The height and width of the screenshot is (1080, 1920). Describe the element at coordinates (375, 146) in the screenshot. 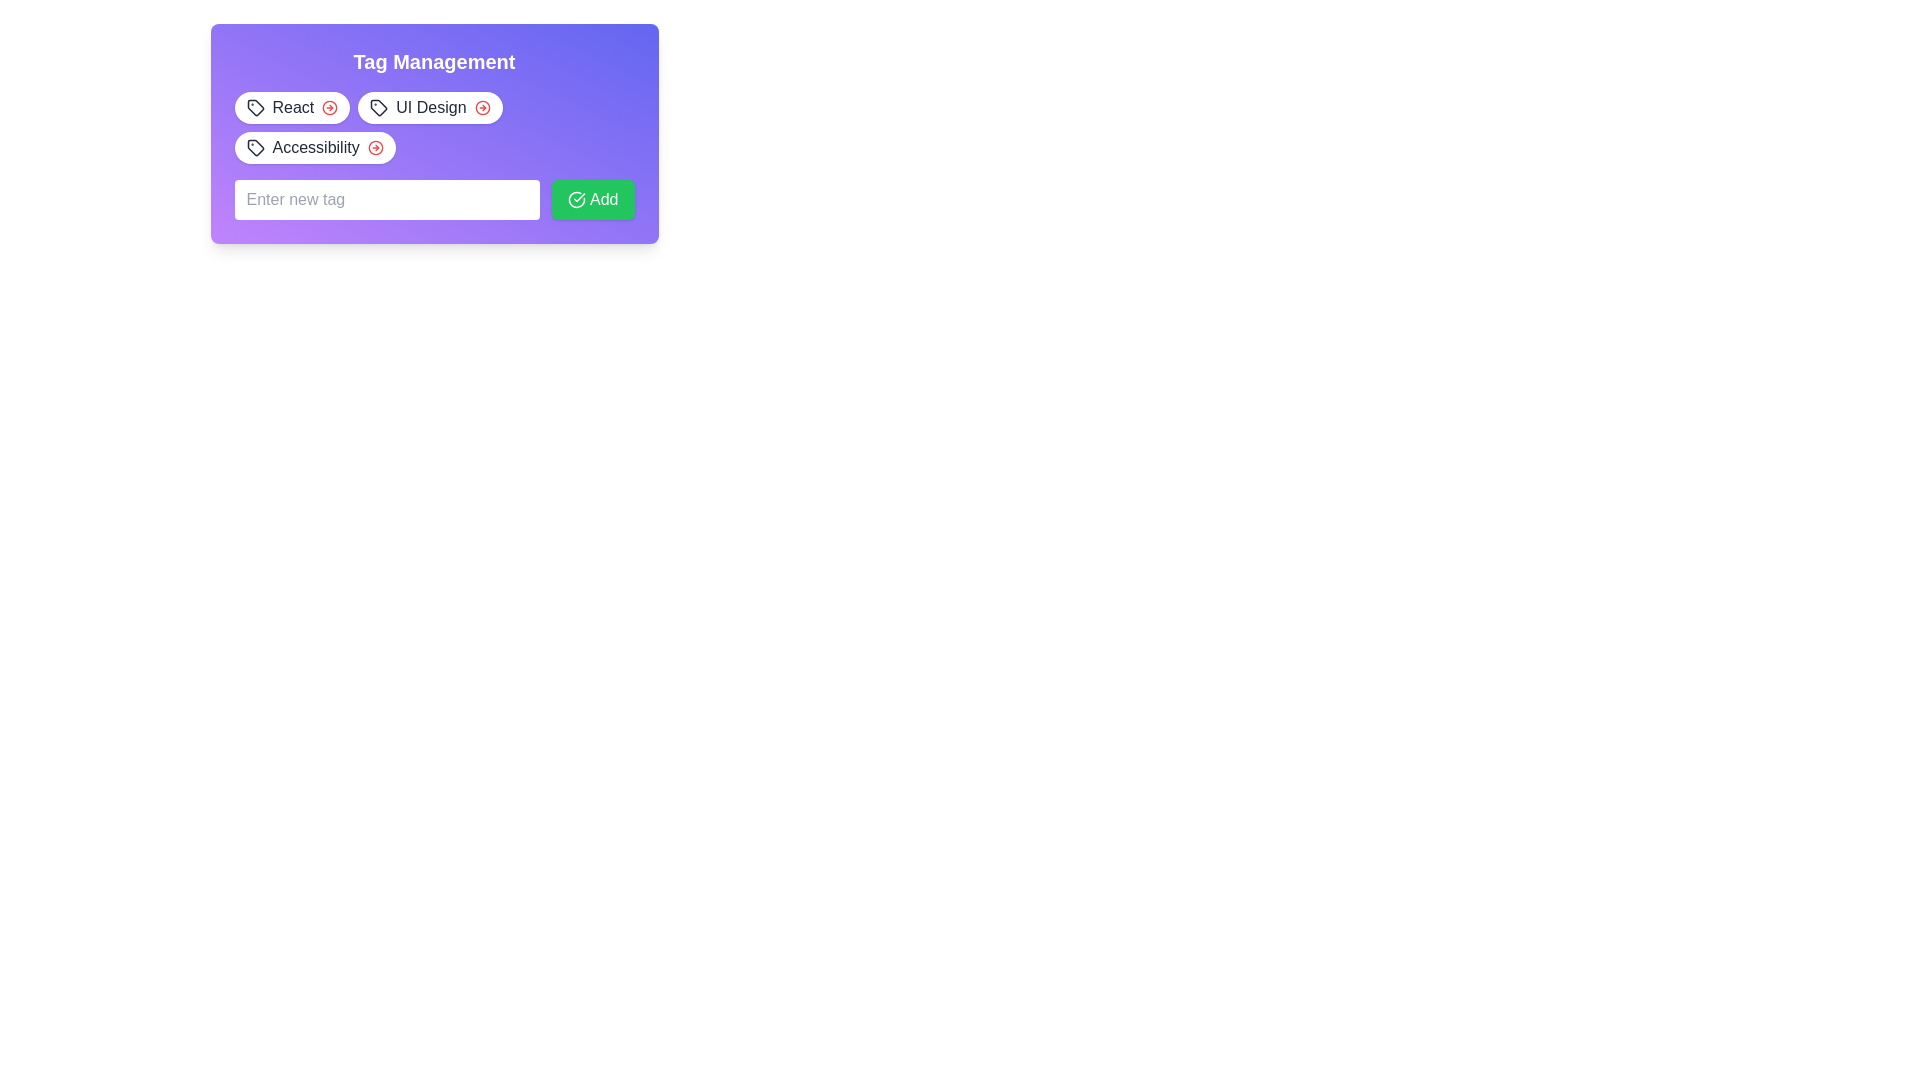

I see `the button with an icon for the 'Accessibility' tag, located at the top left of the interface` at that location.